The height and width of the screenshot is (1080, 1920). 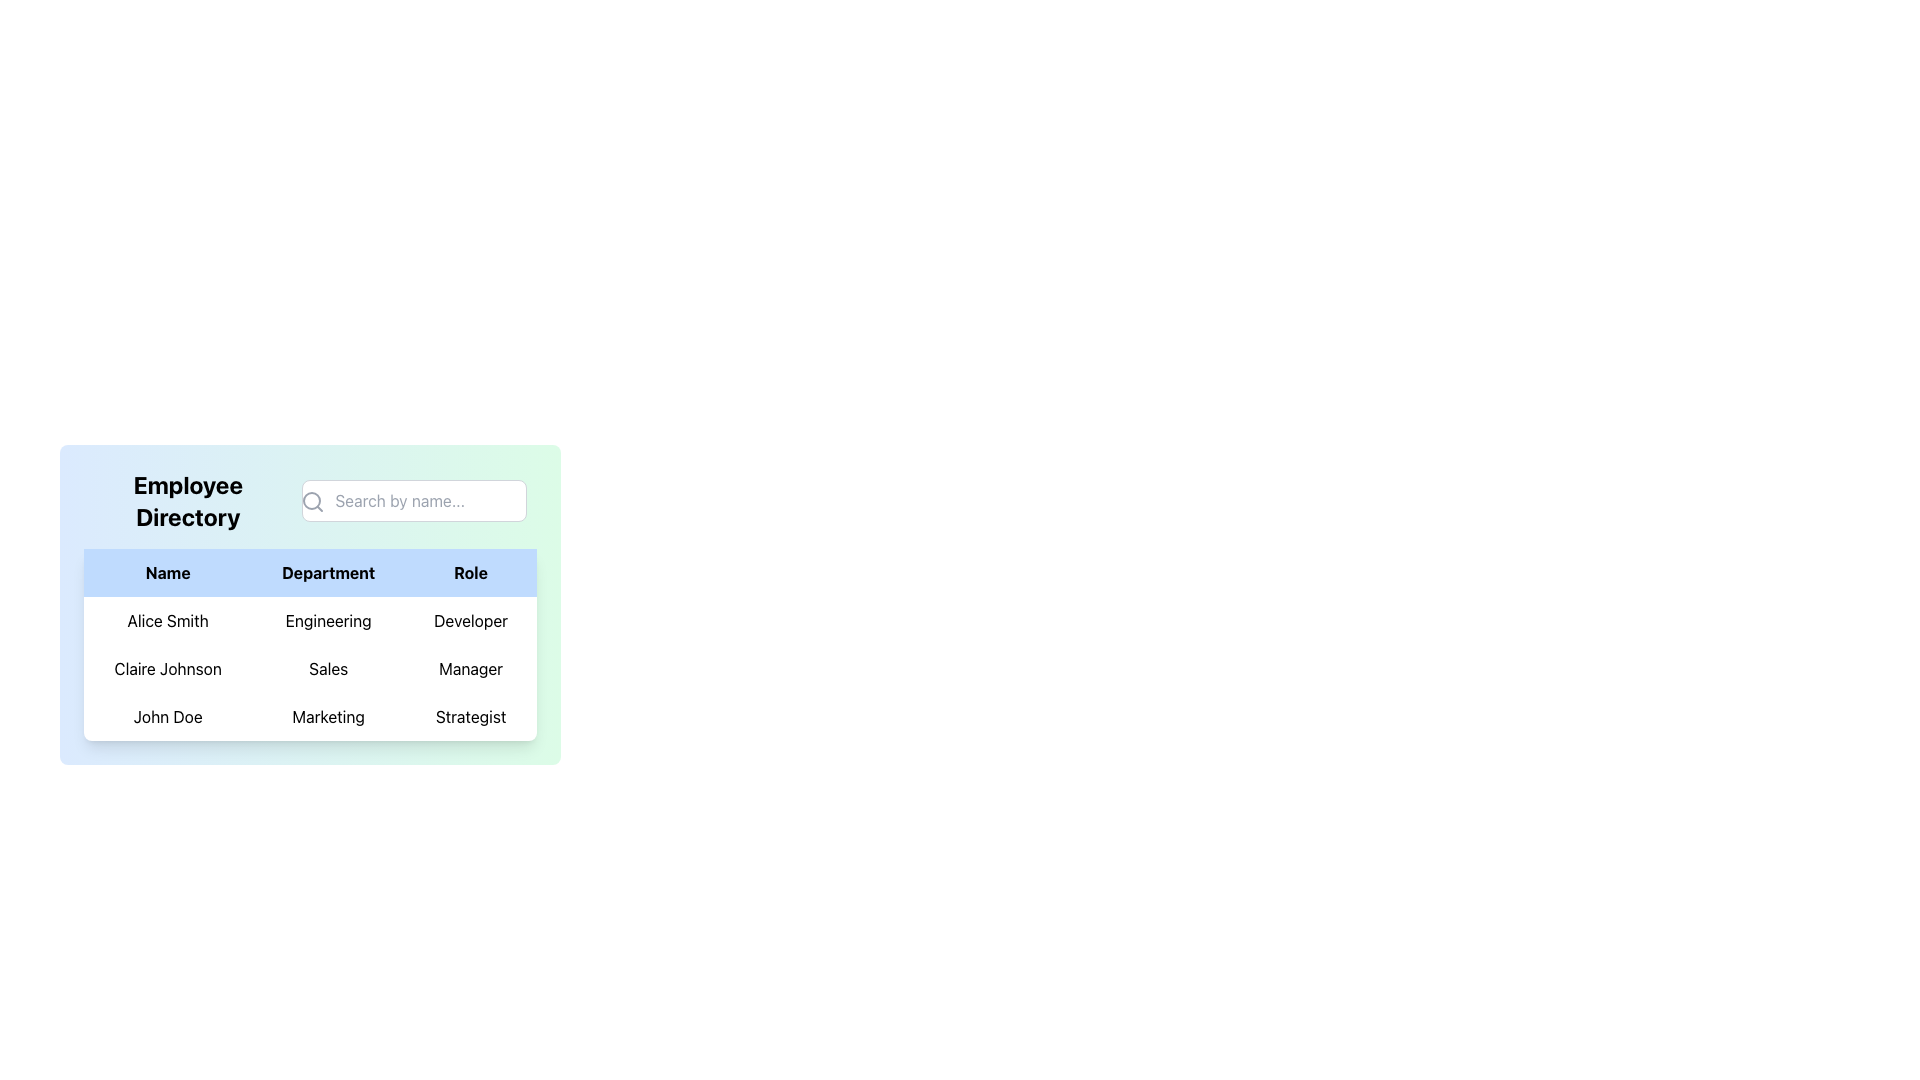 What do you see at coordinates (309, 644) in the screenshot?
I see `the specific row item for details or interaction in the employee directory interface, such as 'Alice Smith'` at bounding box center [309, 644].